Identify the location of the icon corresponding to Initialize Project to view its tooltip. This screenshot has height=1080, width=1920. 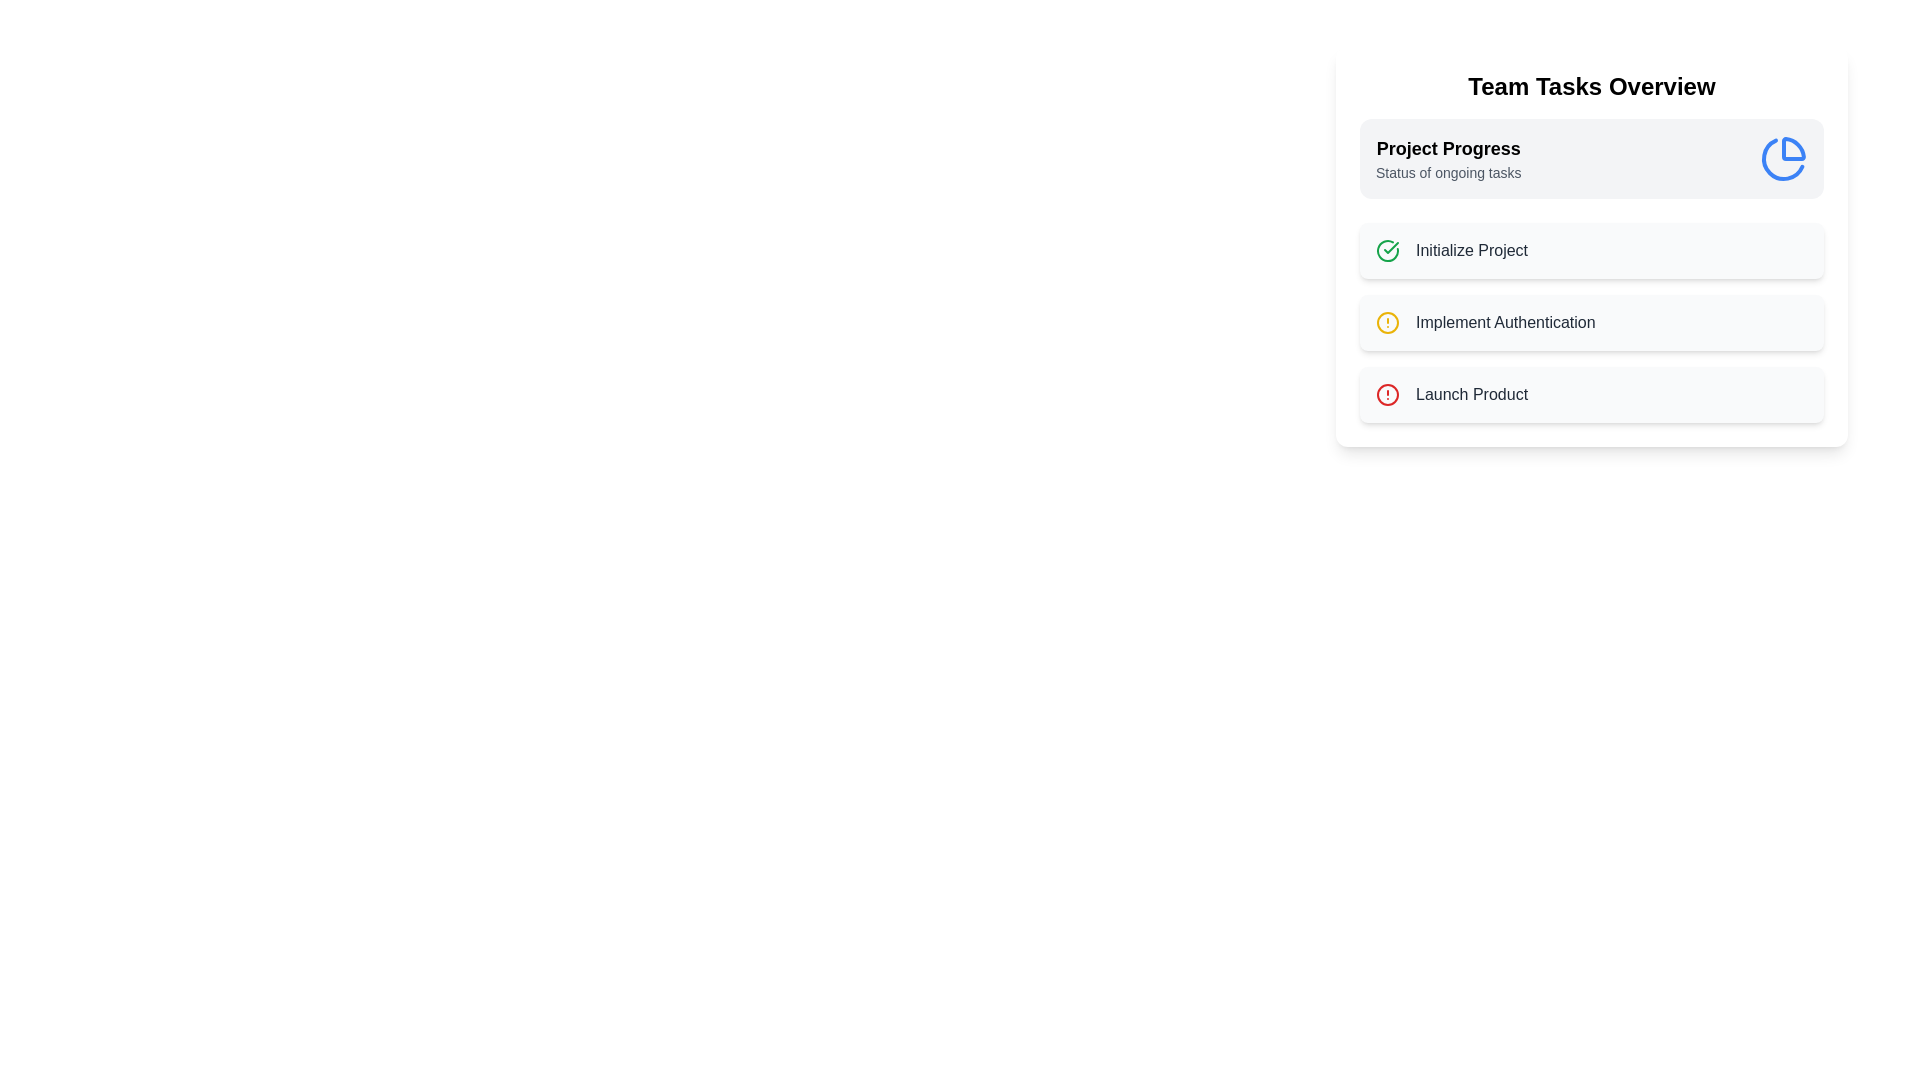
(1386, 249).